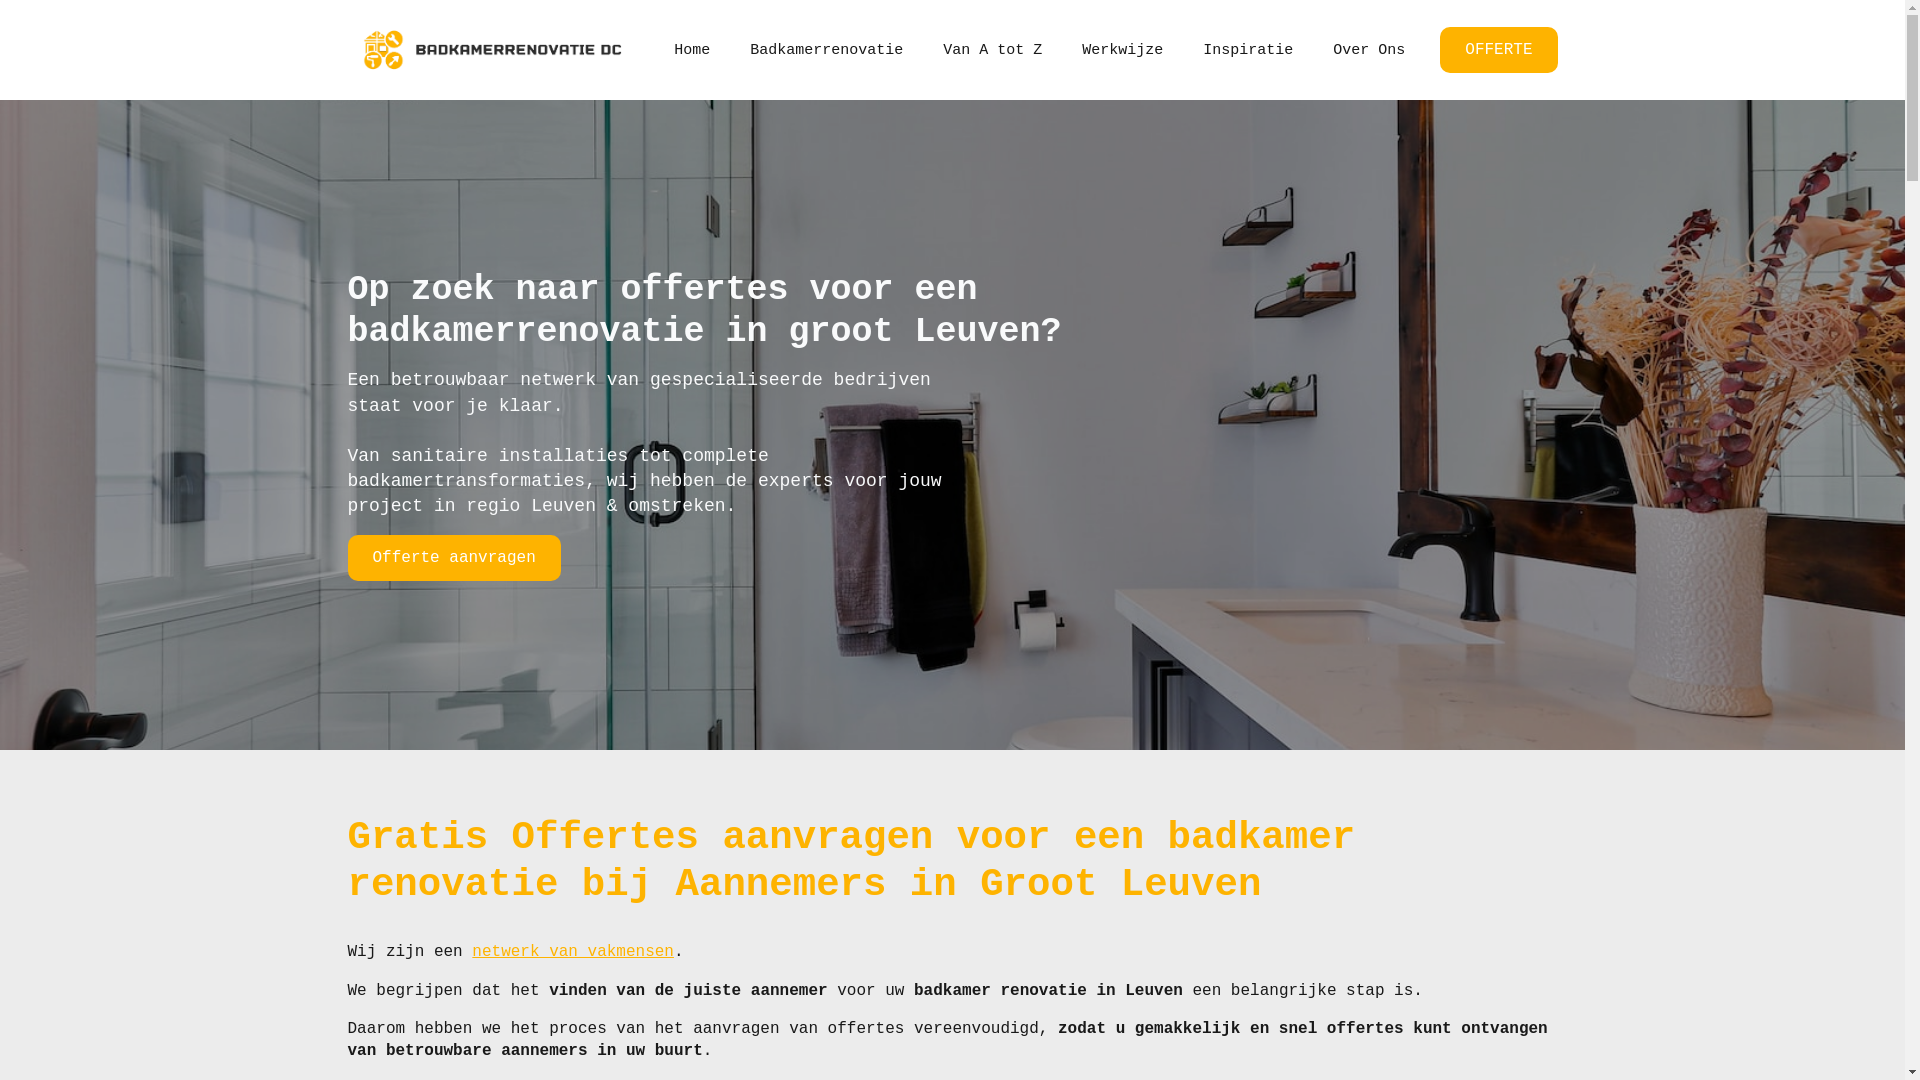  What do you see at coordinates (1182, 48) in the screenshot?
I see `'Inspiratie'` at bounding box center [1182, 48].